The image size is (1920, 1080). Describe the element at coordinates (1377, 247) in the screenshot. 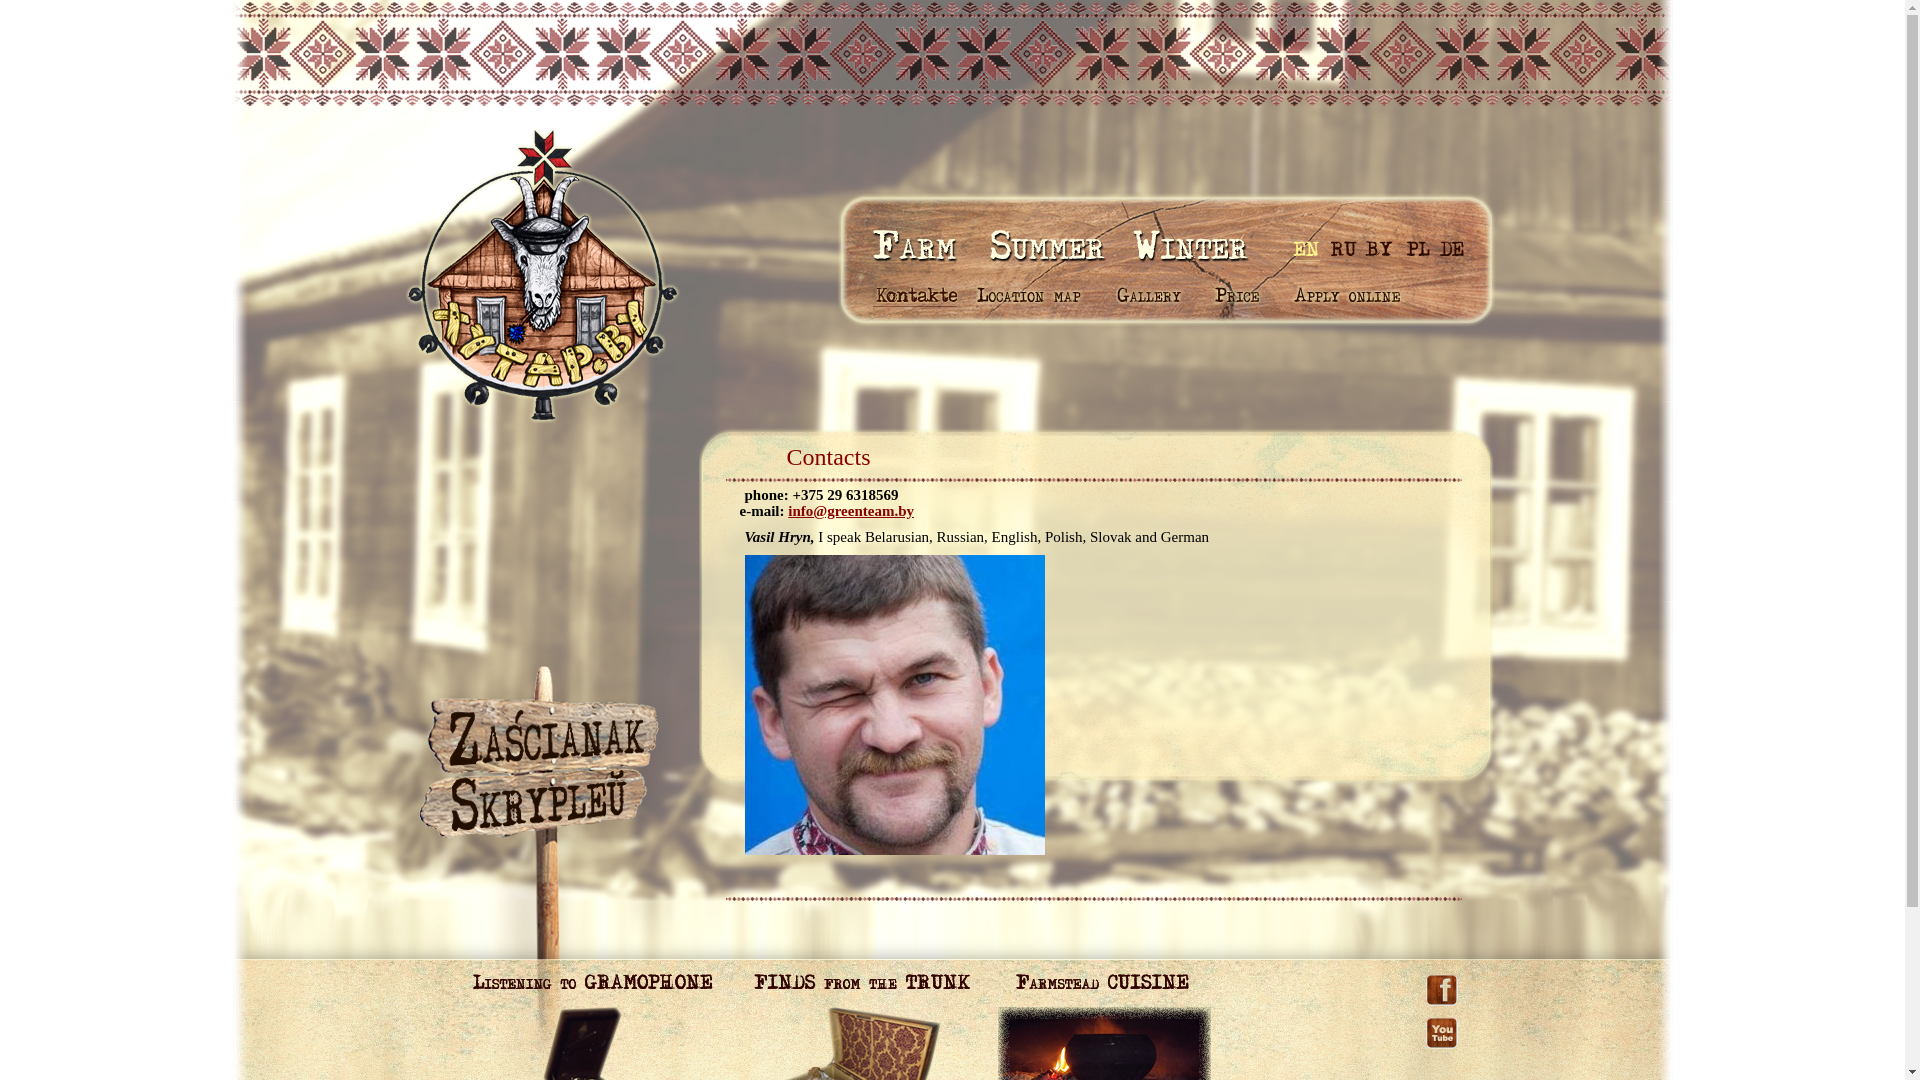

I see `'BY'` at that location.